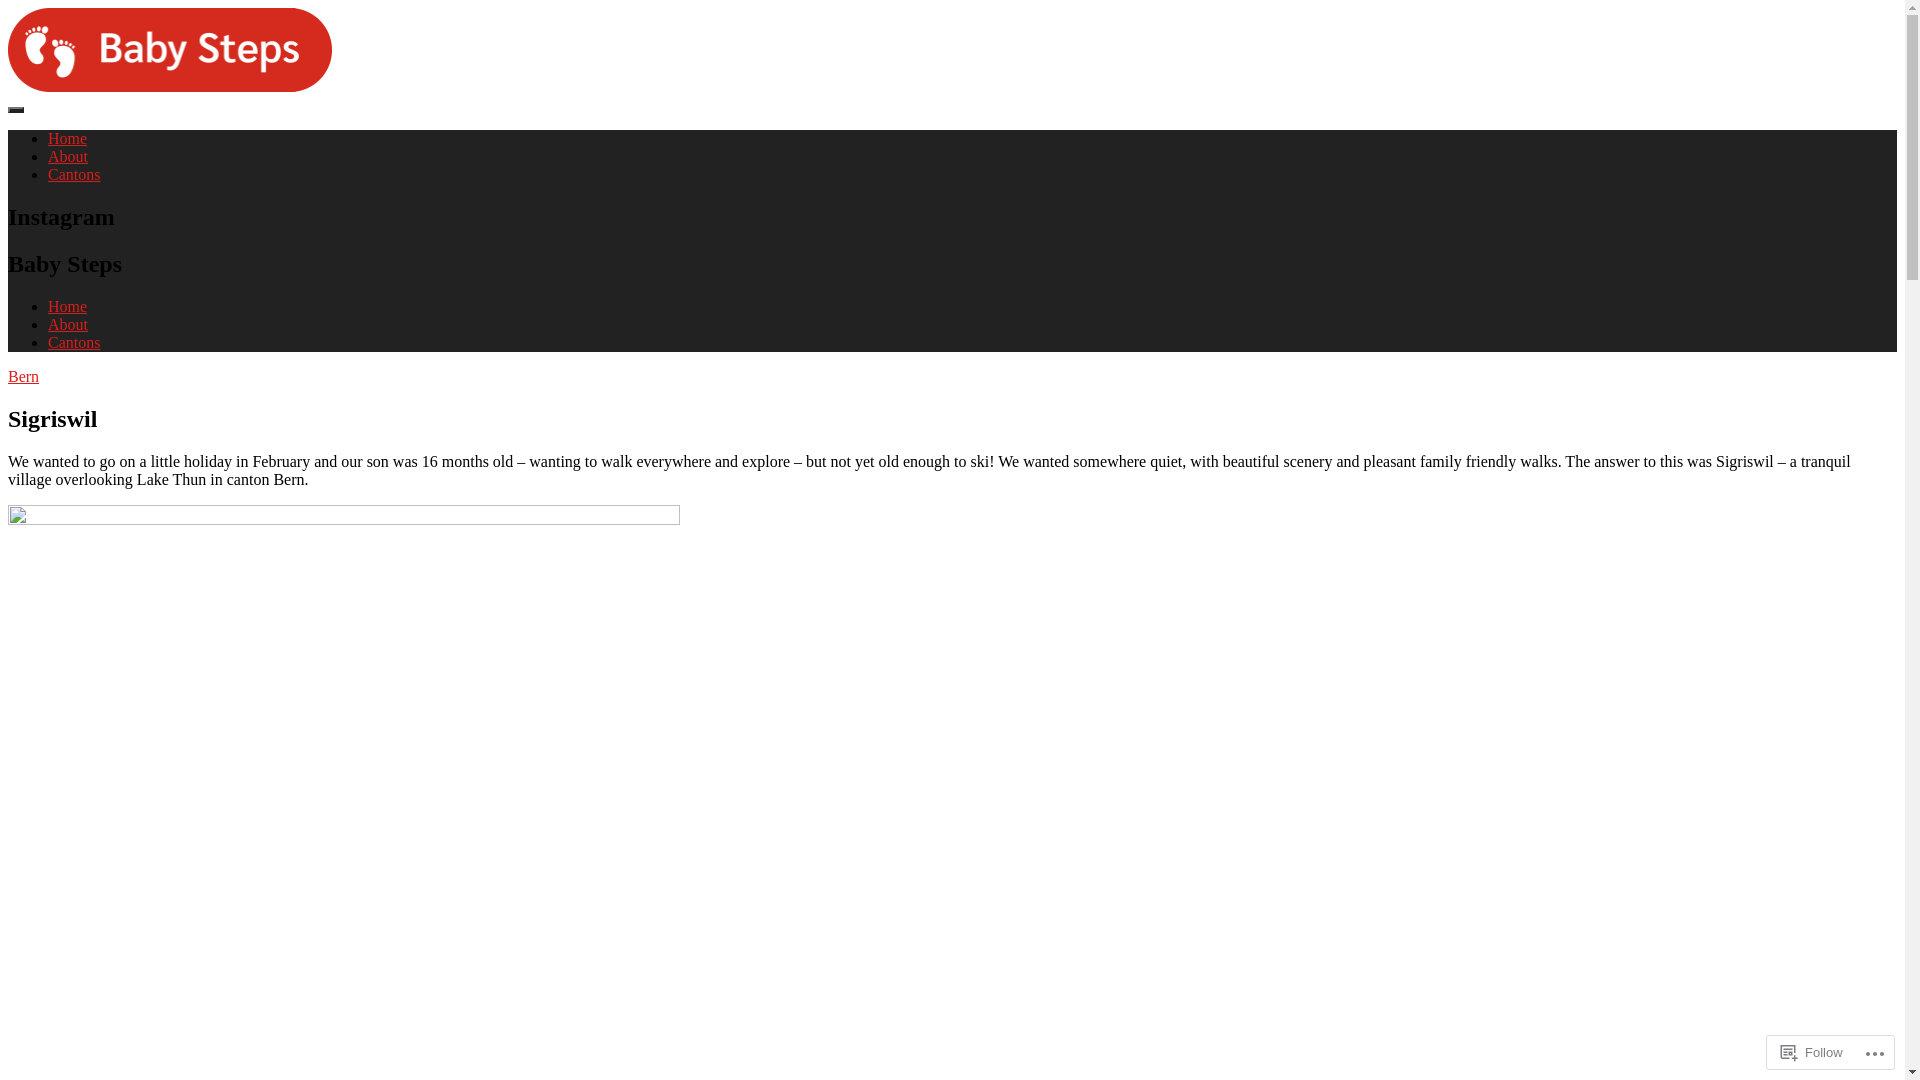  Describe the element at coordinates (67, 137) in the screenshot. I see `'Home'` at that location.